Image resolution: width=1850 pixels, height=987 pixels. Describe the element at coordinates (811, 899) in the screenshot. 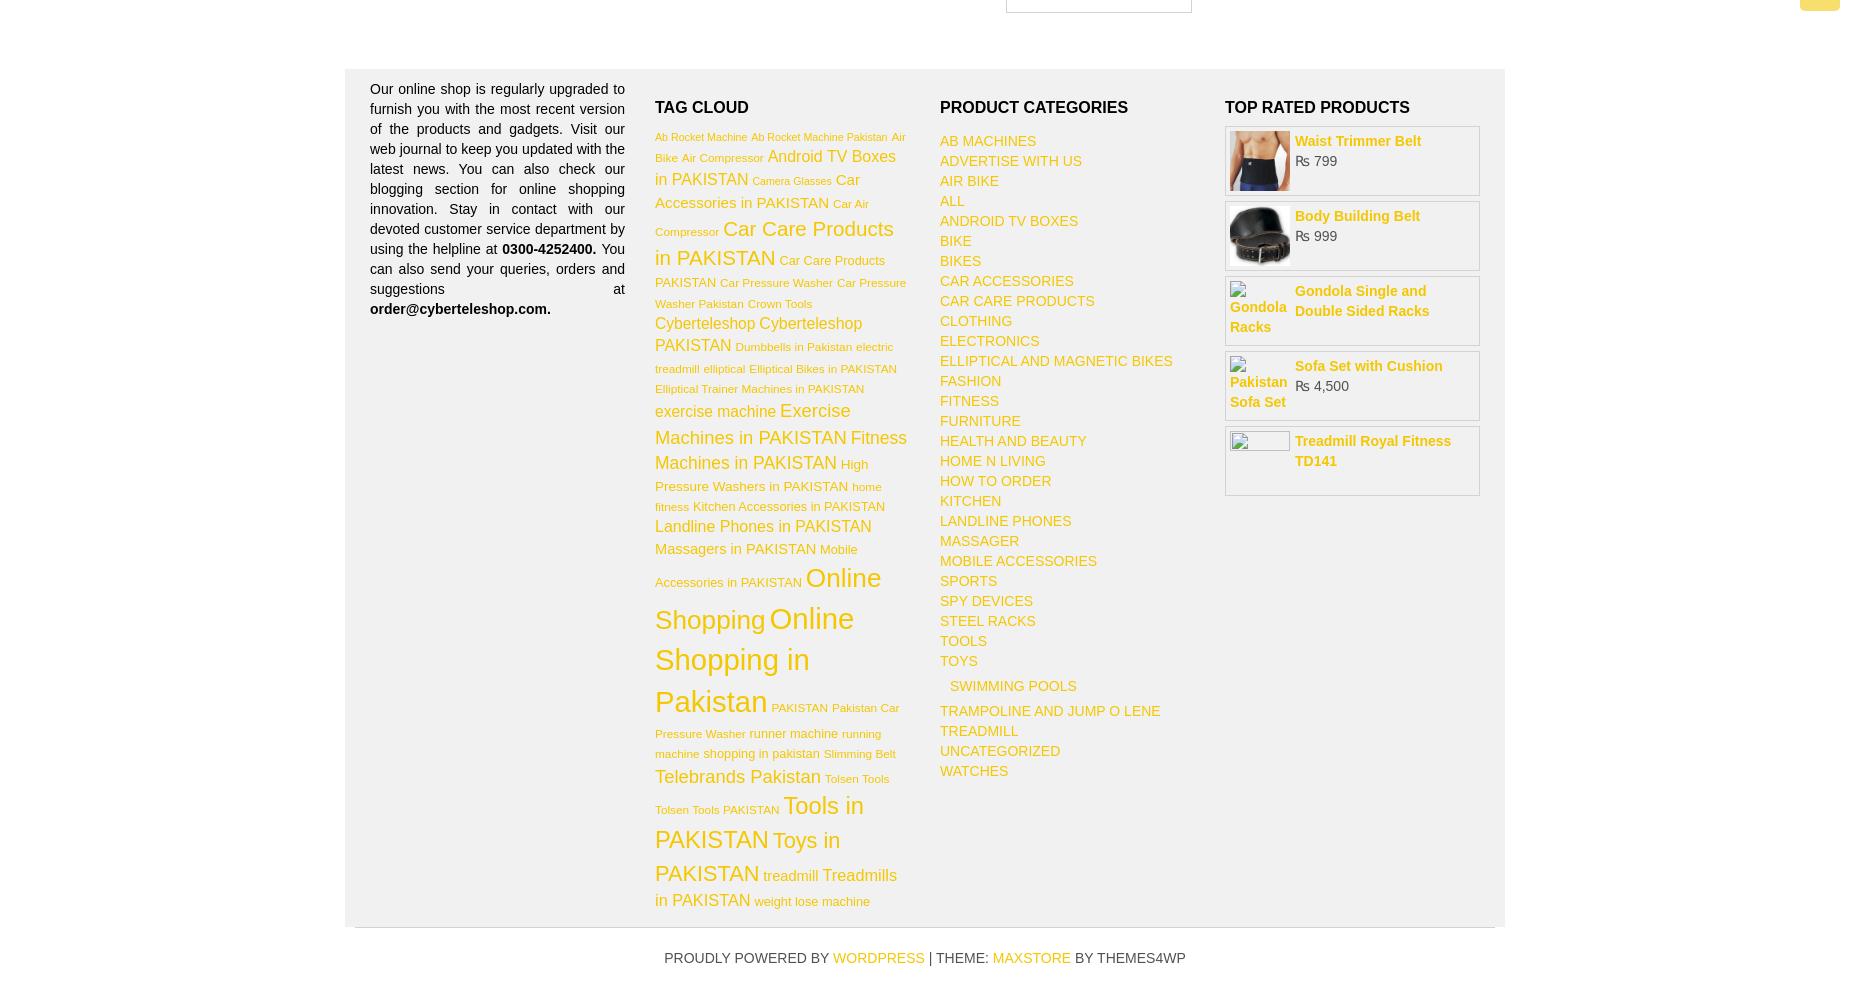

I see `'weight lose machine'` at that location.